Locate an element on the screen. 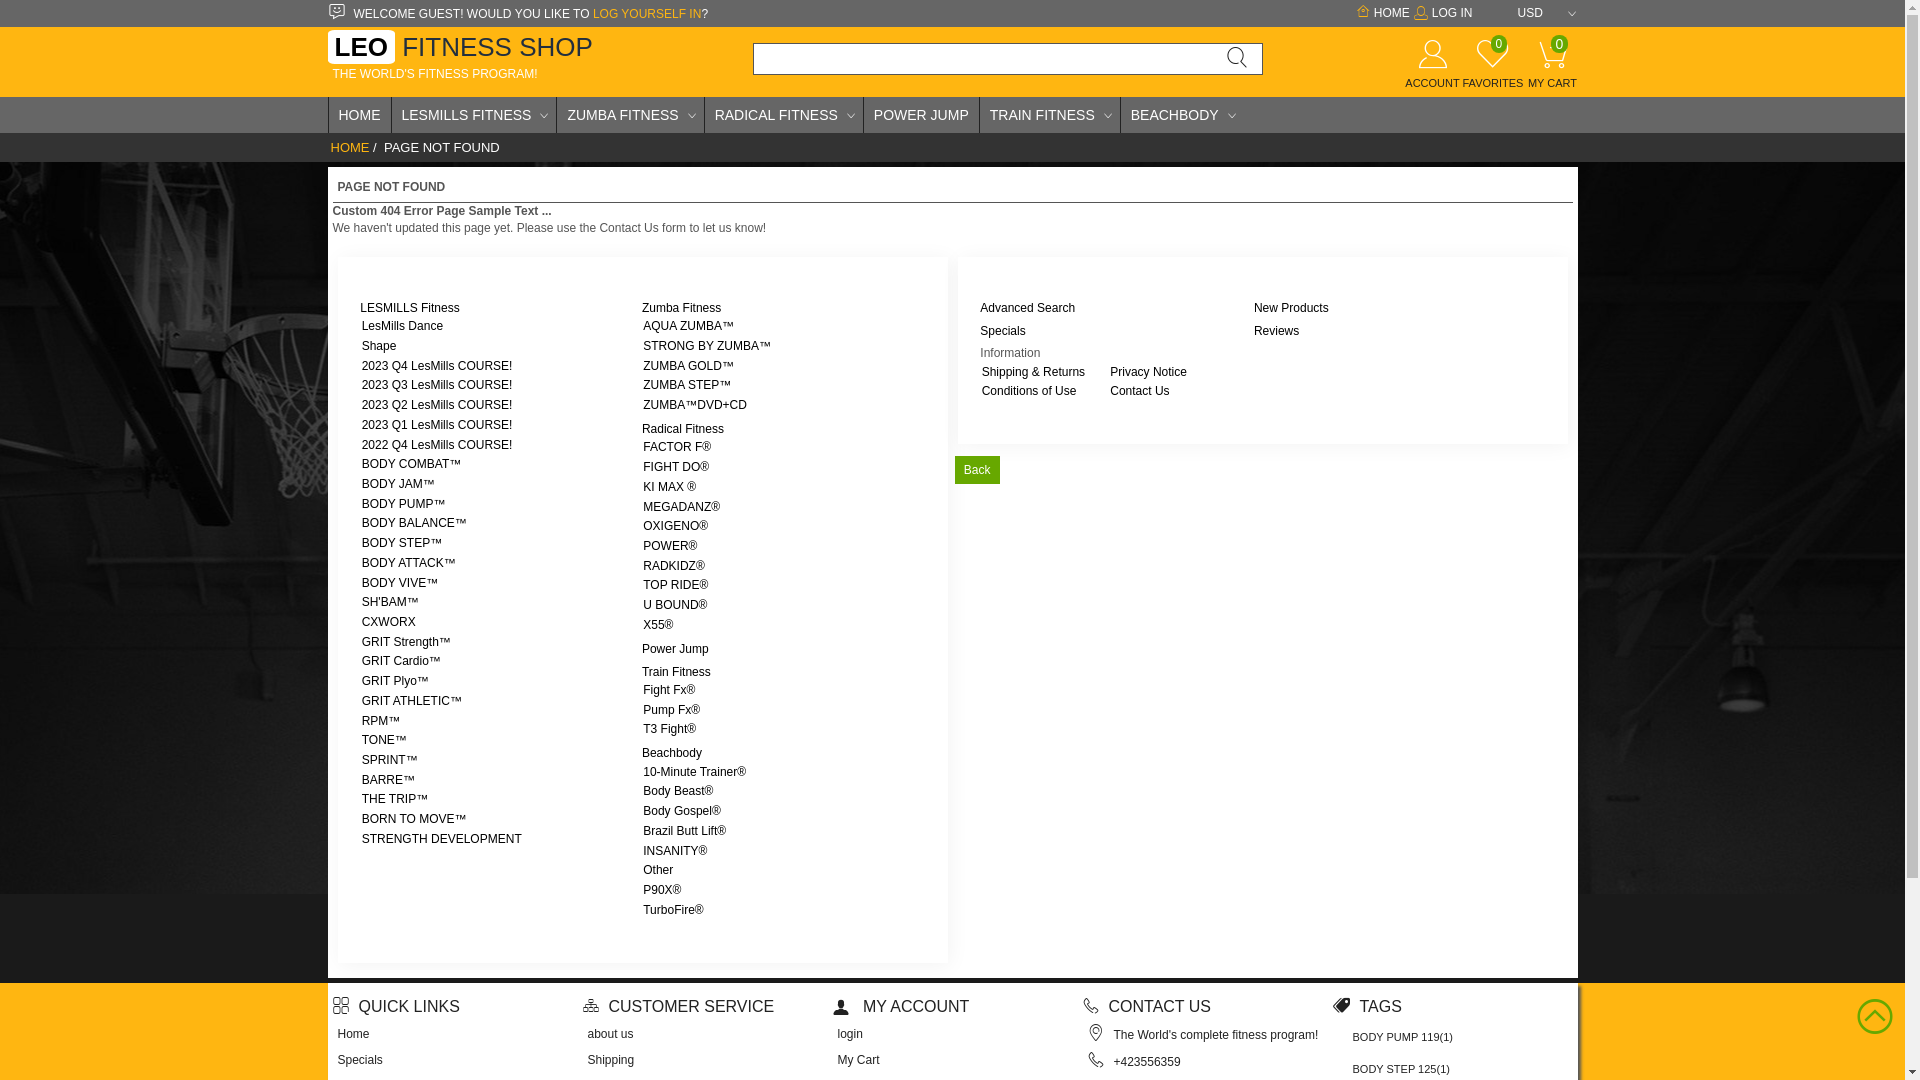  'BODY PUMP 119(1)' is located at coordinates (1401, 1036).